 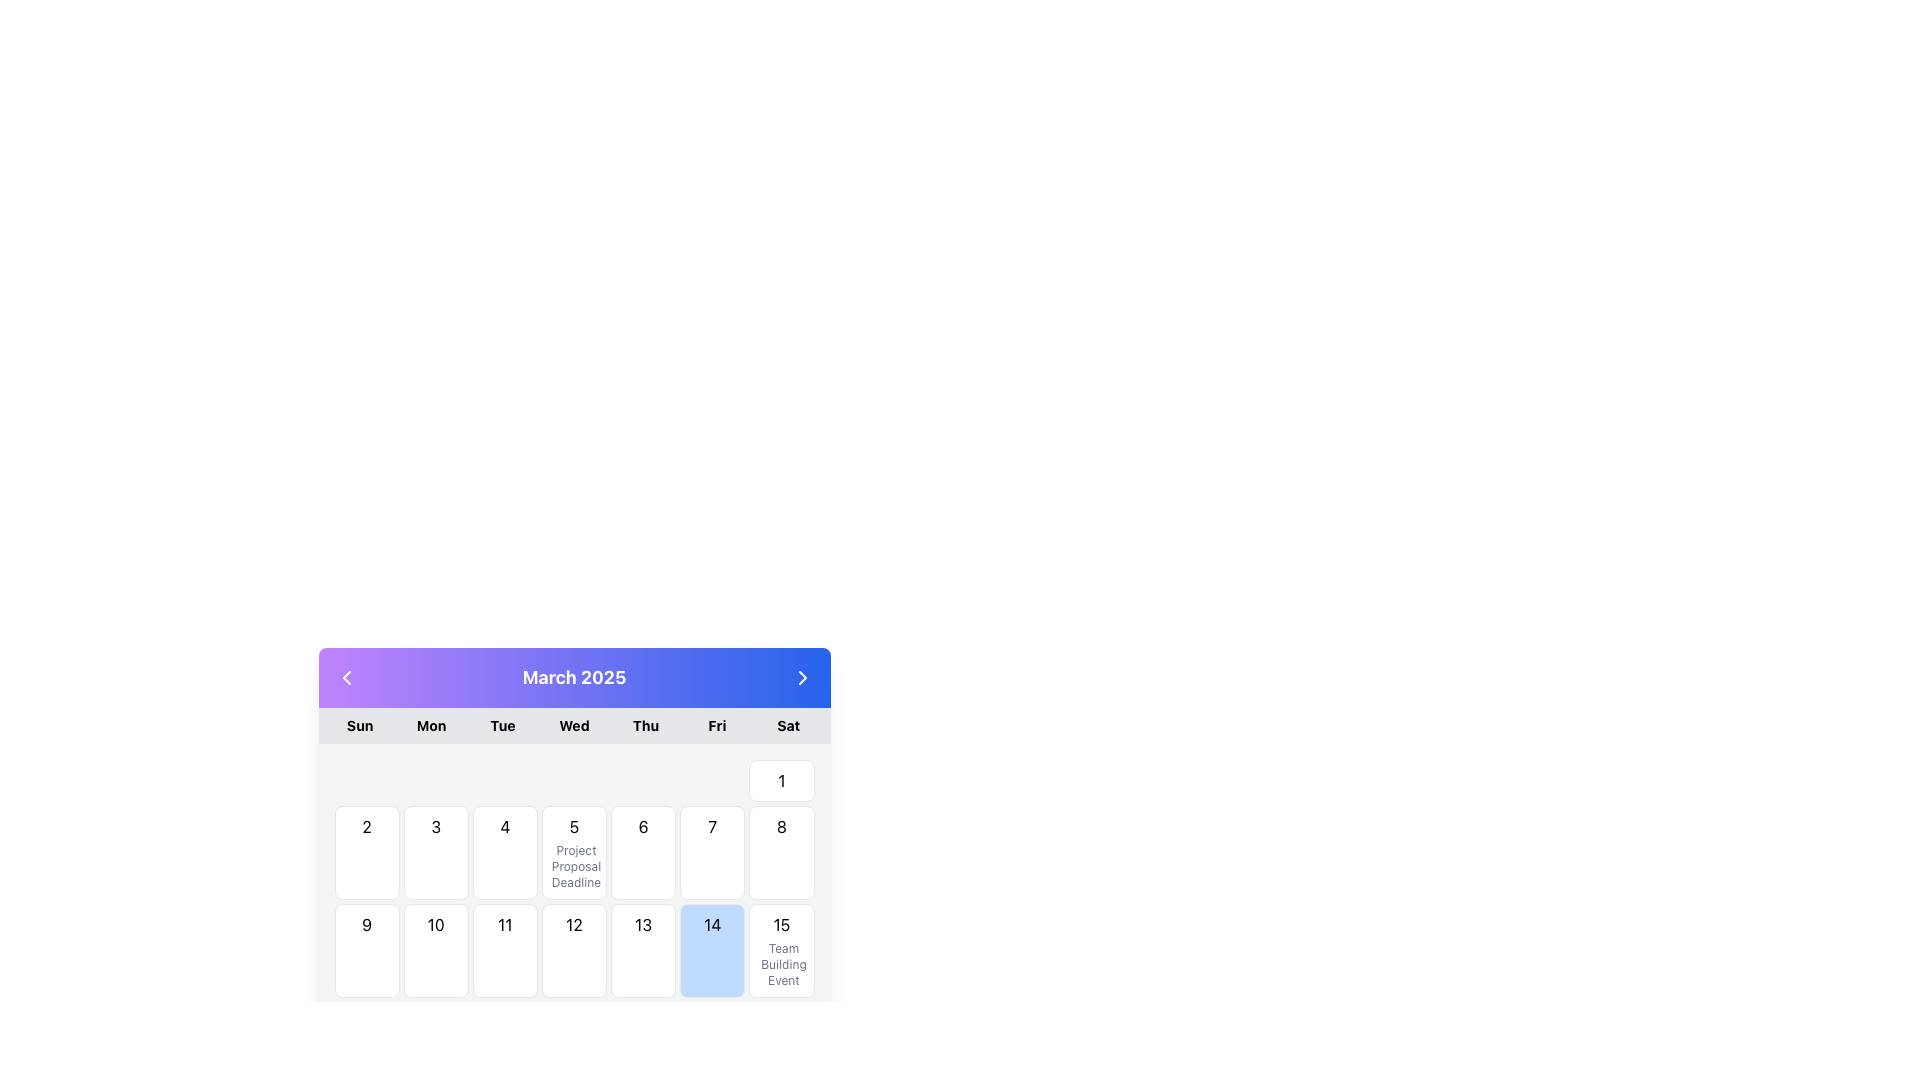 What do you see at coordinates (712, 950) in the screenshot?
I see `the calendar date cell representing the 14th of March 2025, located in the fifth row under the 'Fri' column` at bounding box center [712, 950].